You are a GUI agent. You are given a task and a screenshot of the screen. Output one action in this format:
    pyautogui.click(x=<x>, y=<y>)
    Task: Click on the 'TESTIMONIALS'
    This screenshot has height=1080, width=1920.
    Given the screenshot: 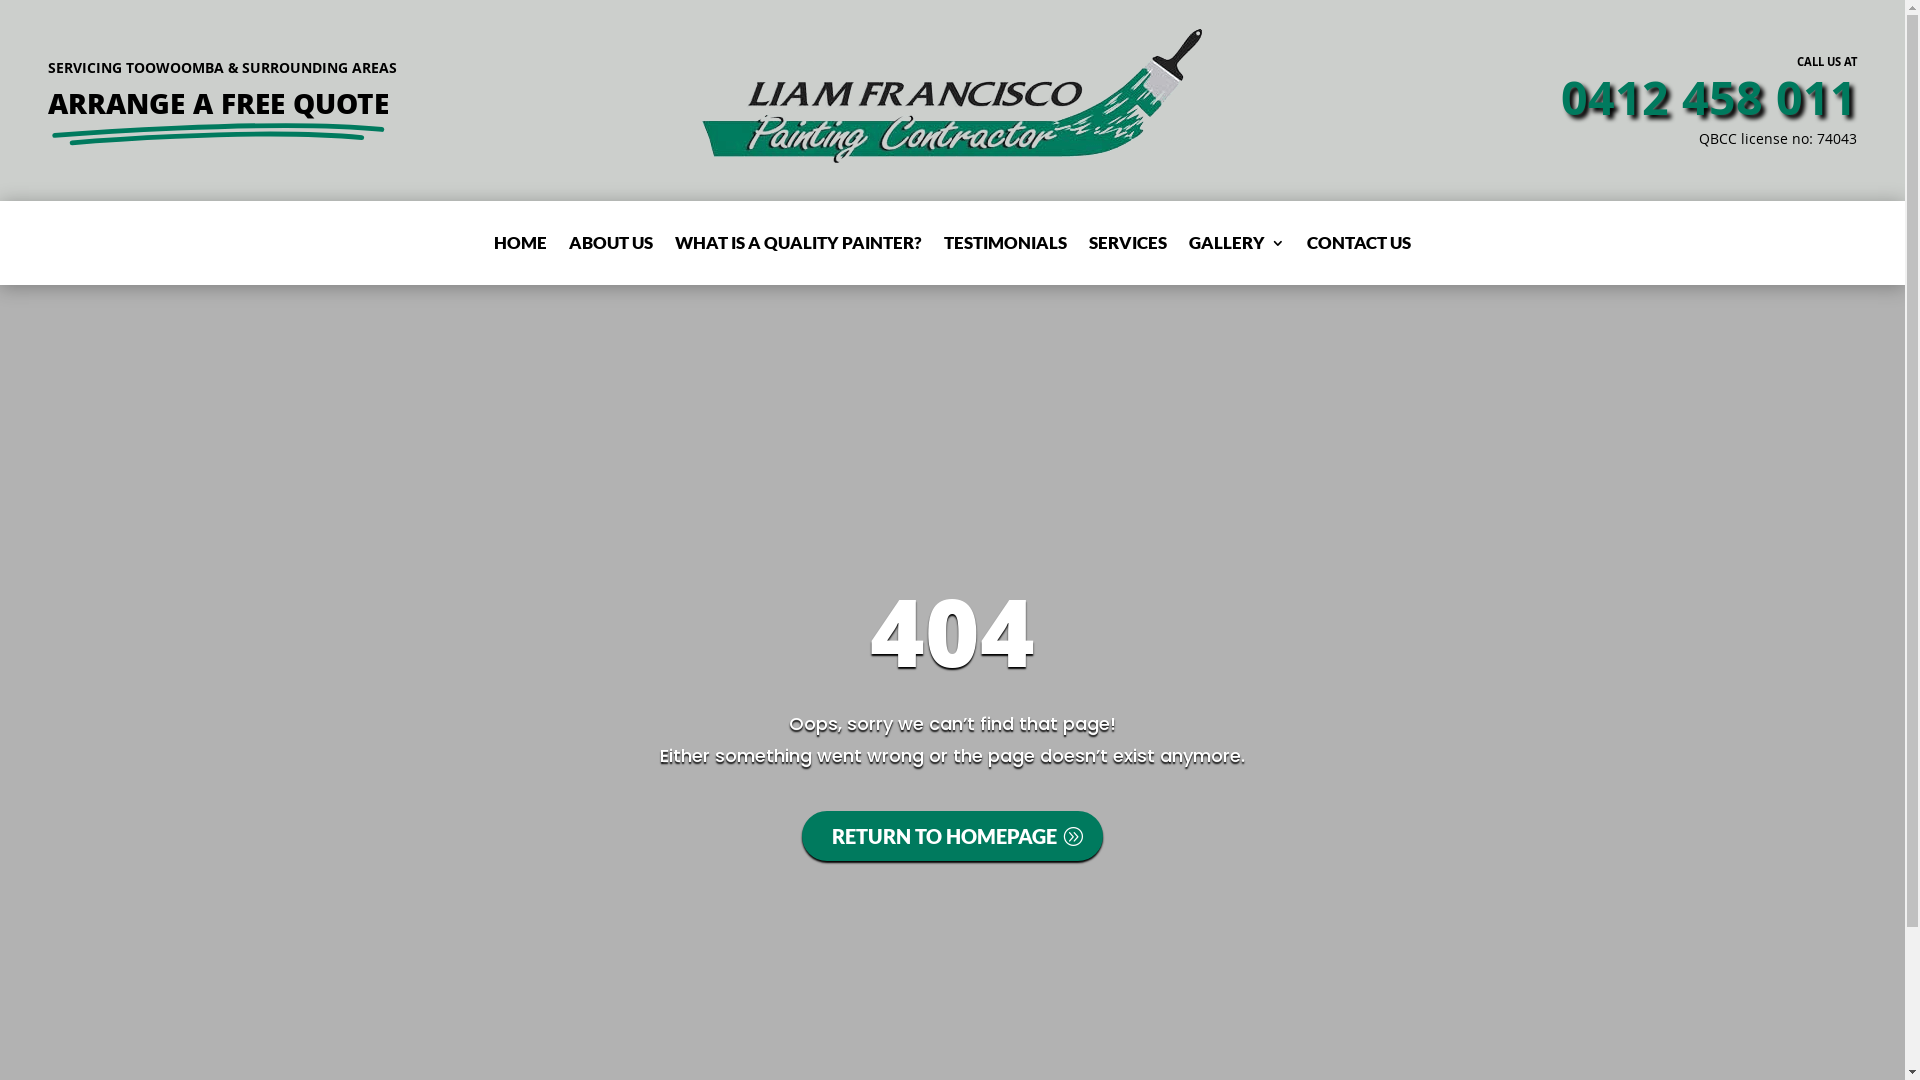 What is the action you would take?
    pyautogui.click(x=1005, y=245)
    